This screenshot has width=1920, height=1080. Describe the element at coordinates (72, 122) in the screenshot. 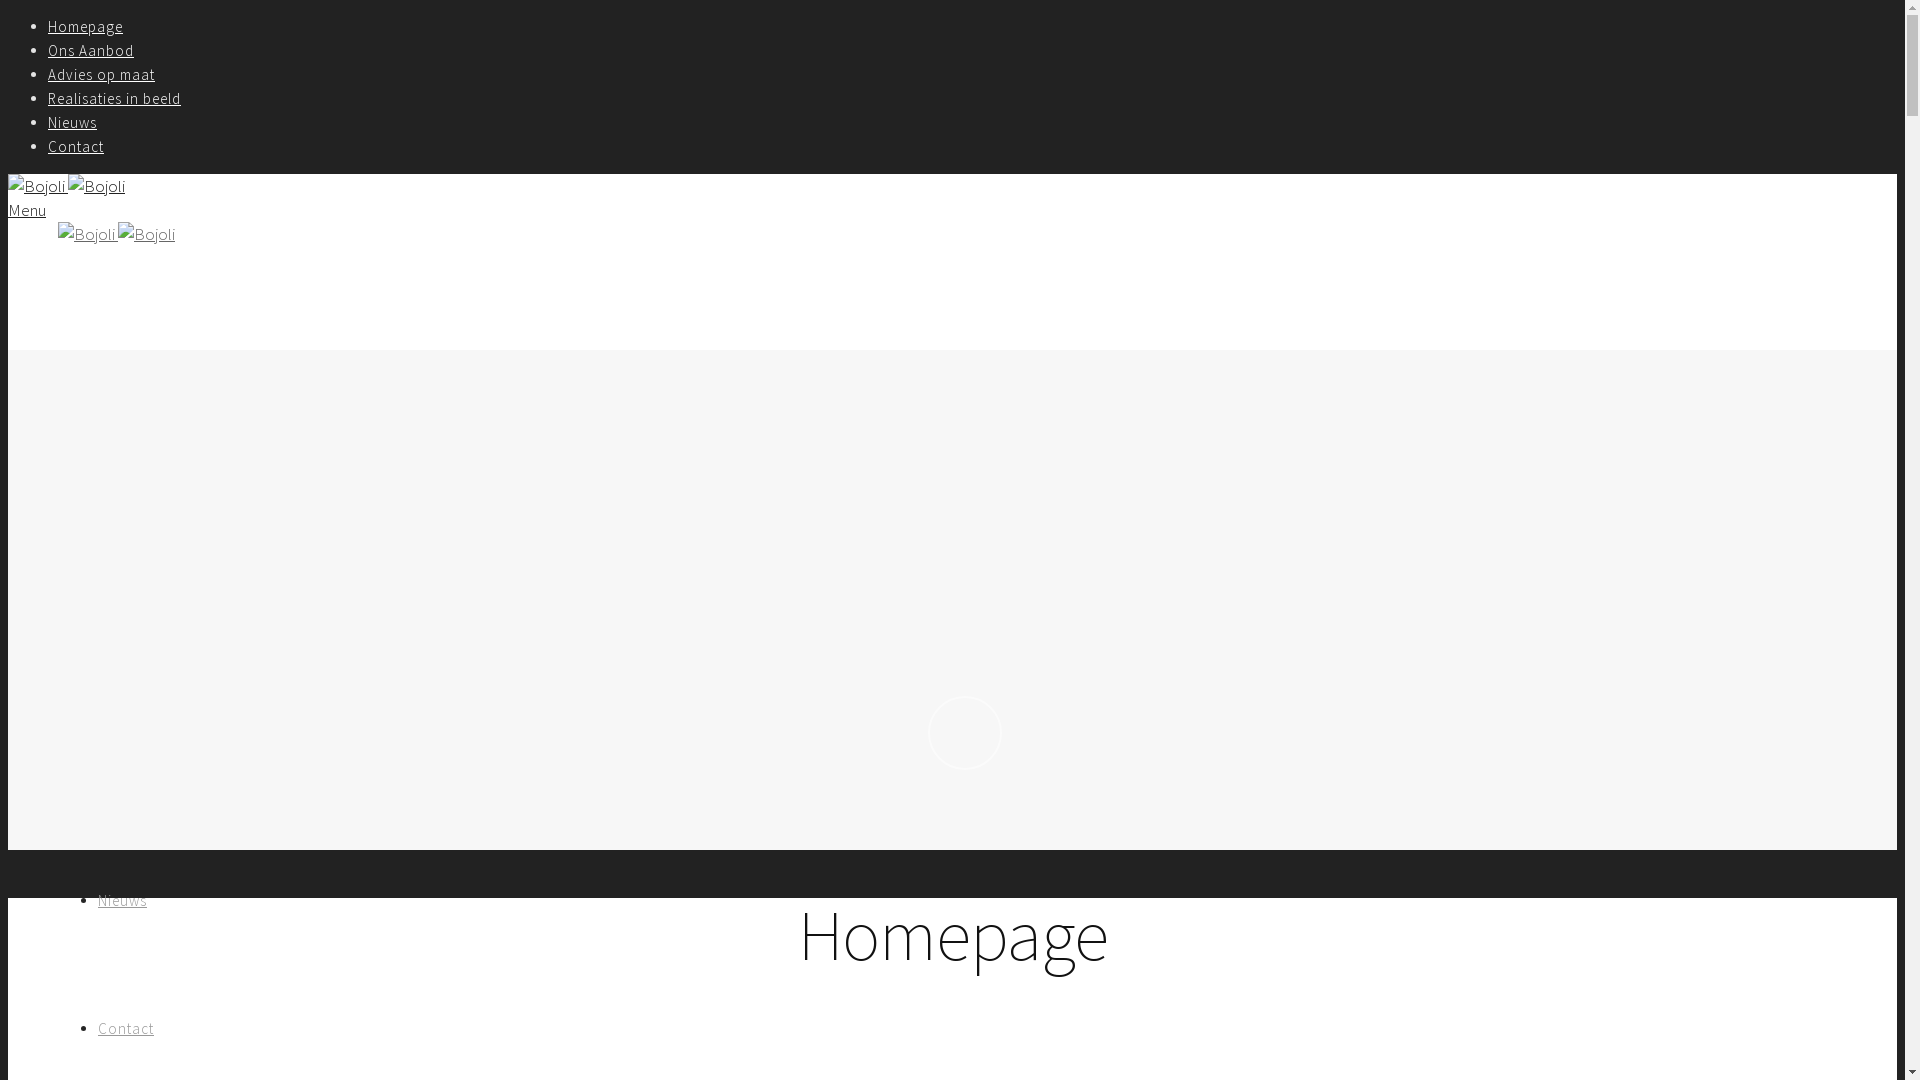

I see `'Nieuws'` at that location.